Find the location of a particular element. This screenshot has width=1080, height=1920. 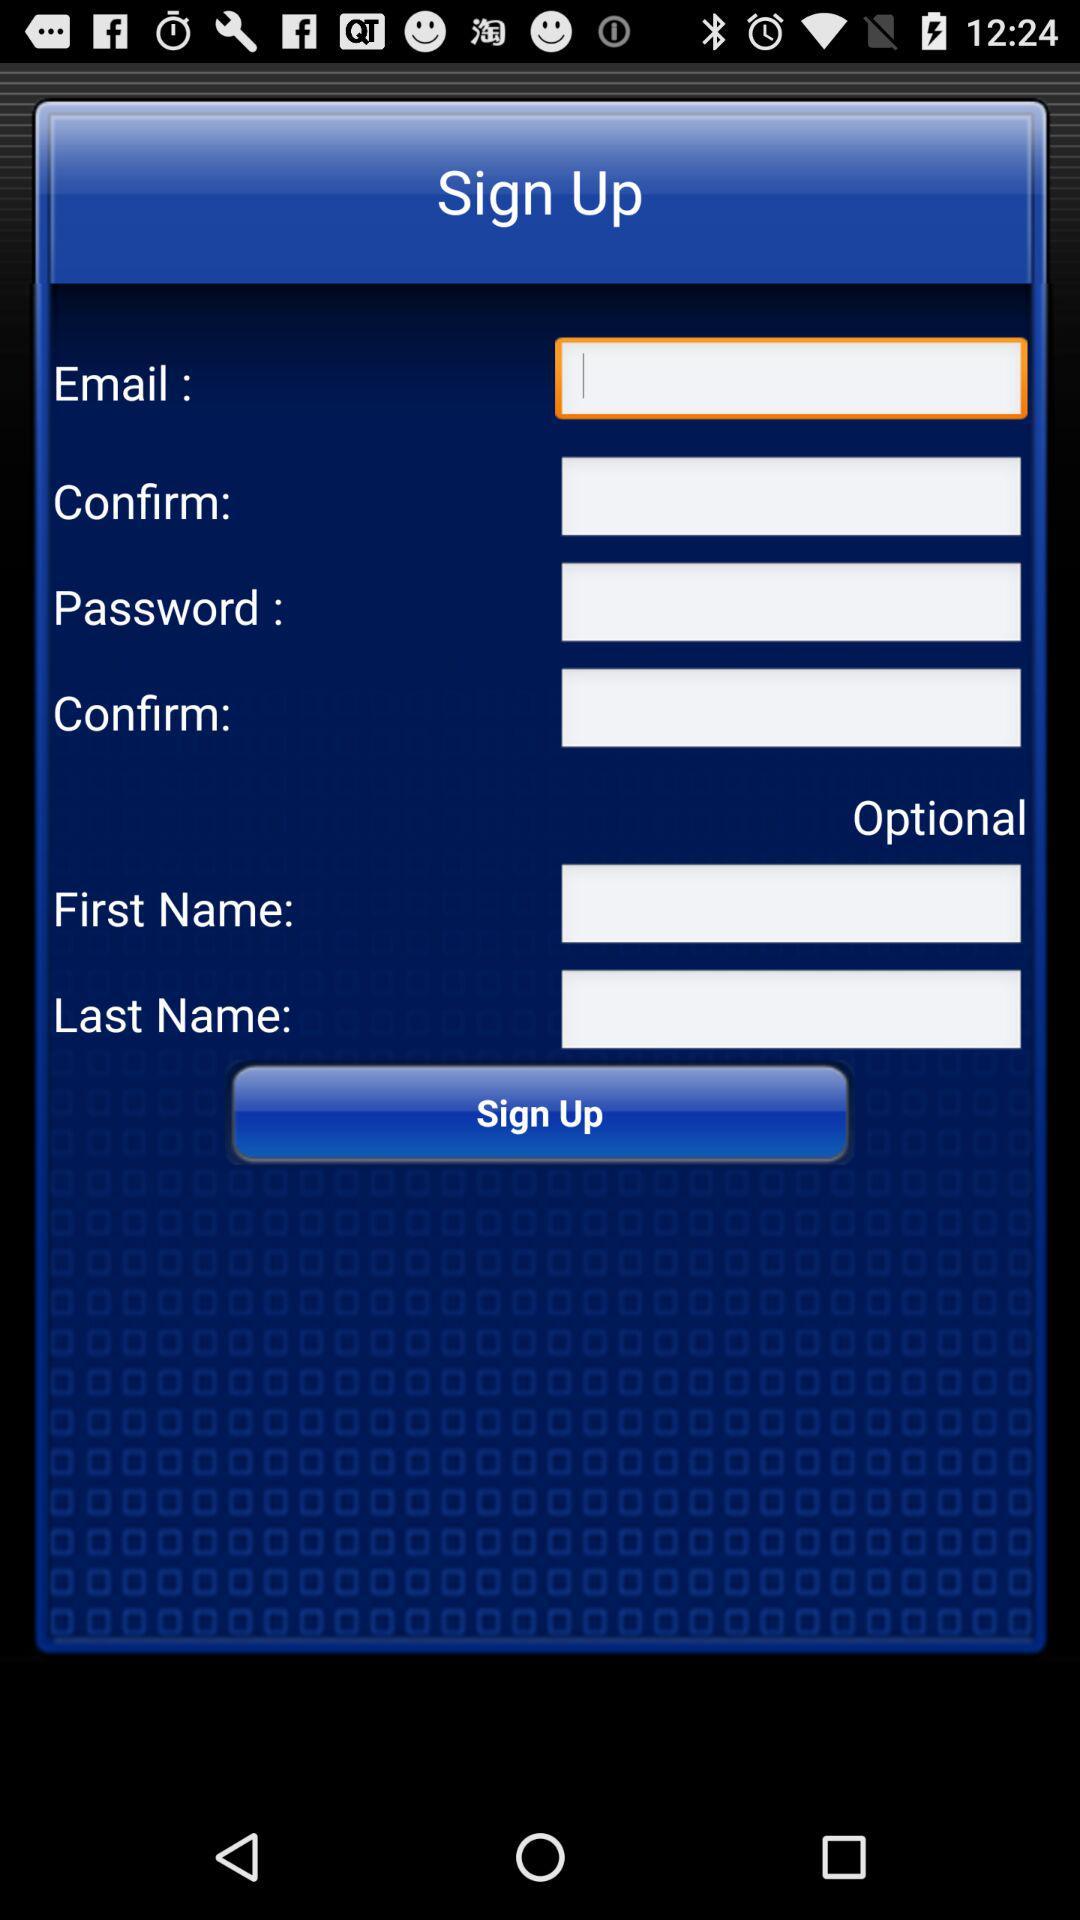

email box is located at coordinates (790, 382).